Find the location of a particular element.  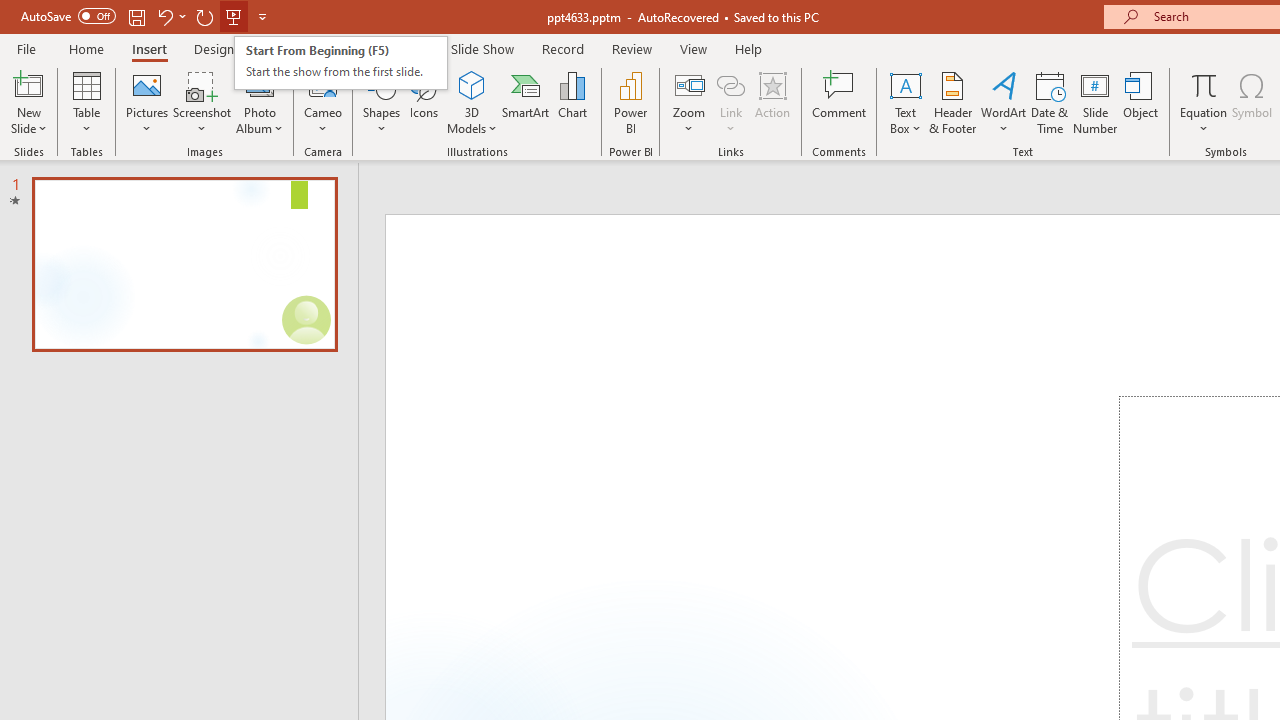

'Link' is located at coordinates (730, 84).